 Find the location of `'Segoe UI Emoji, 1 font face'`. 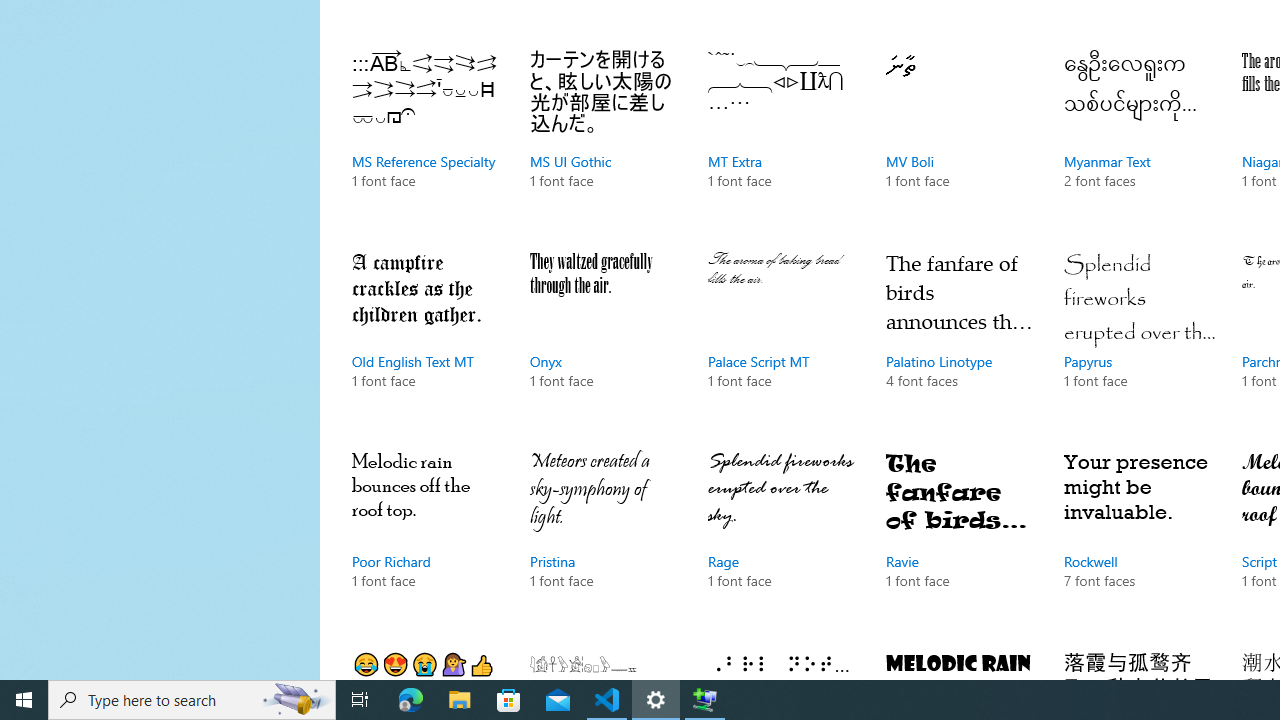

'Segoe UI Emoji, 1 font face' is located at coordinates (425, 659).